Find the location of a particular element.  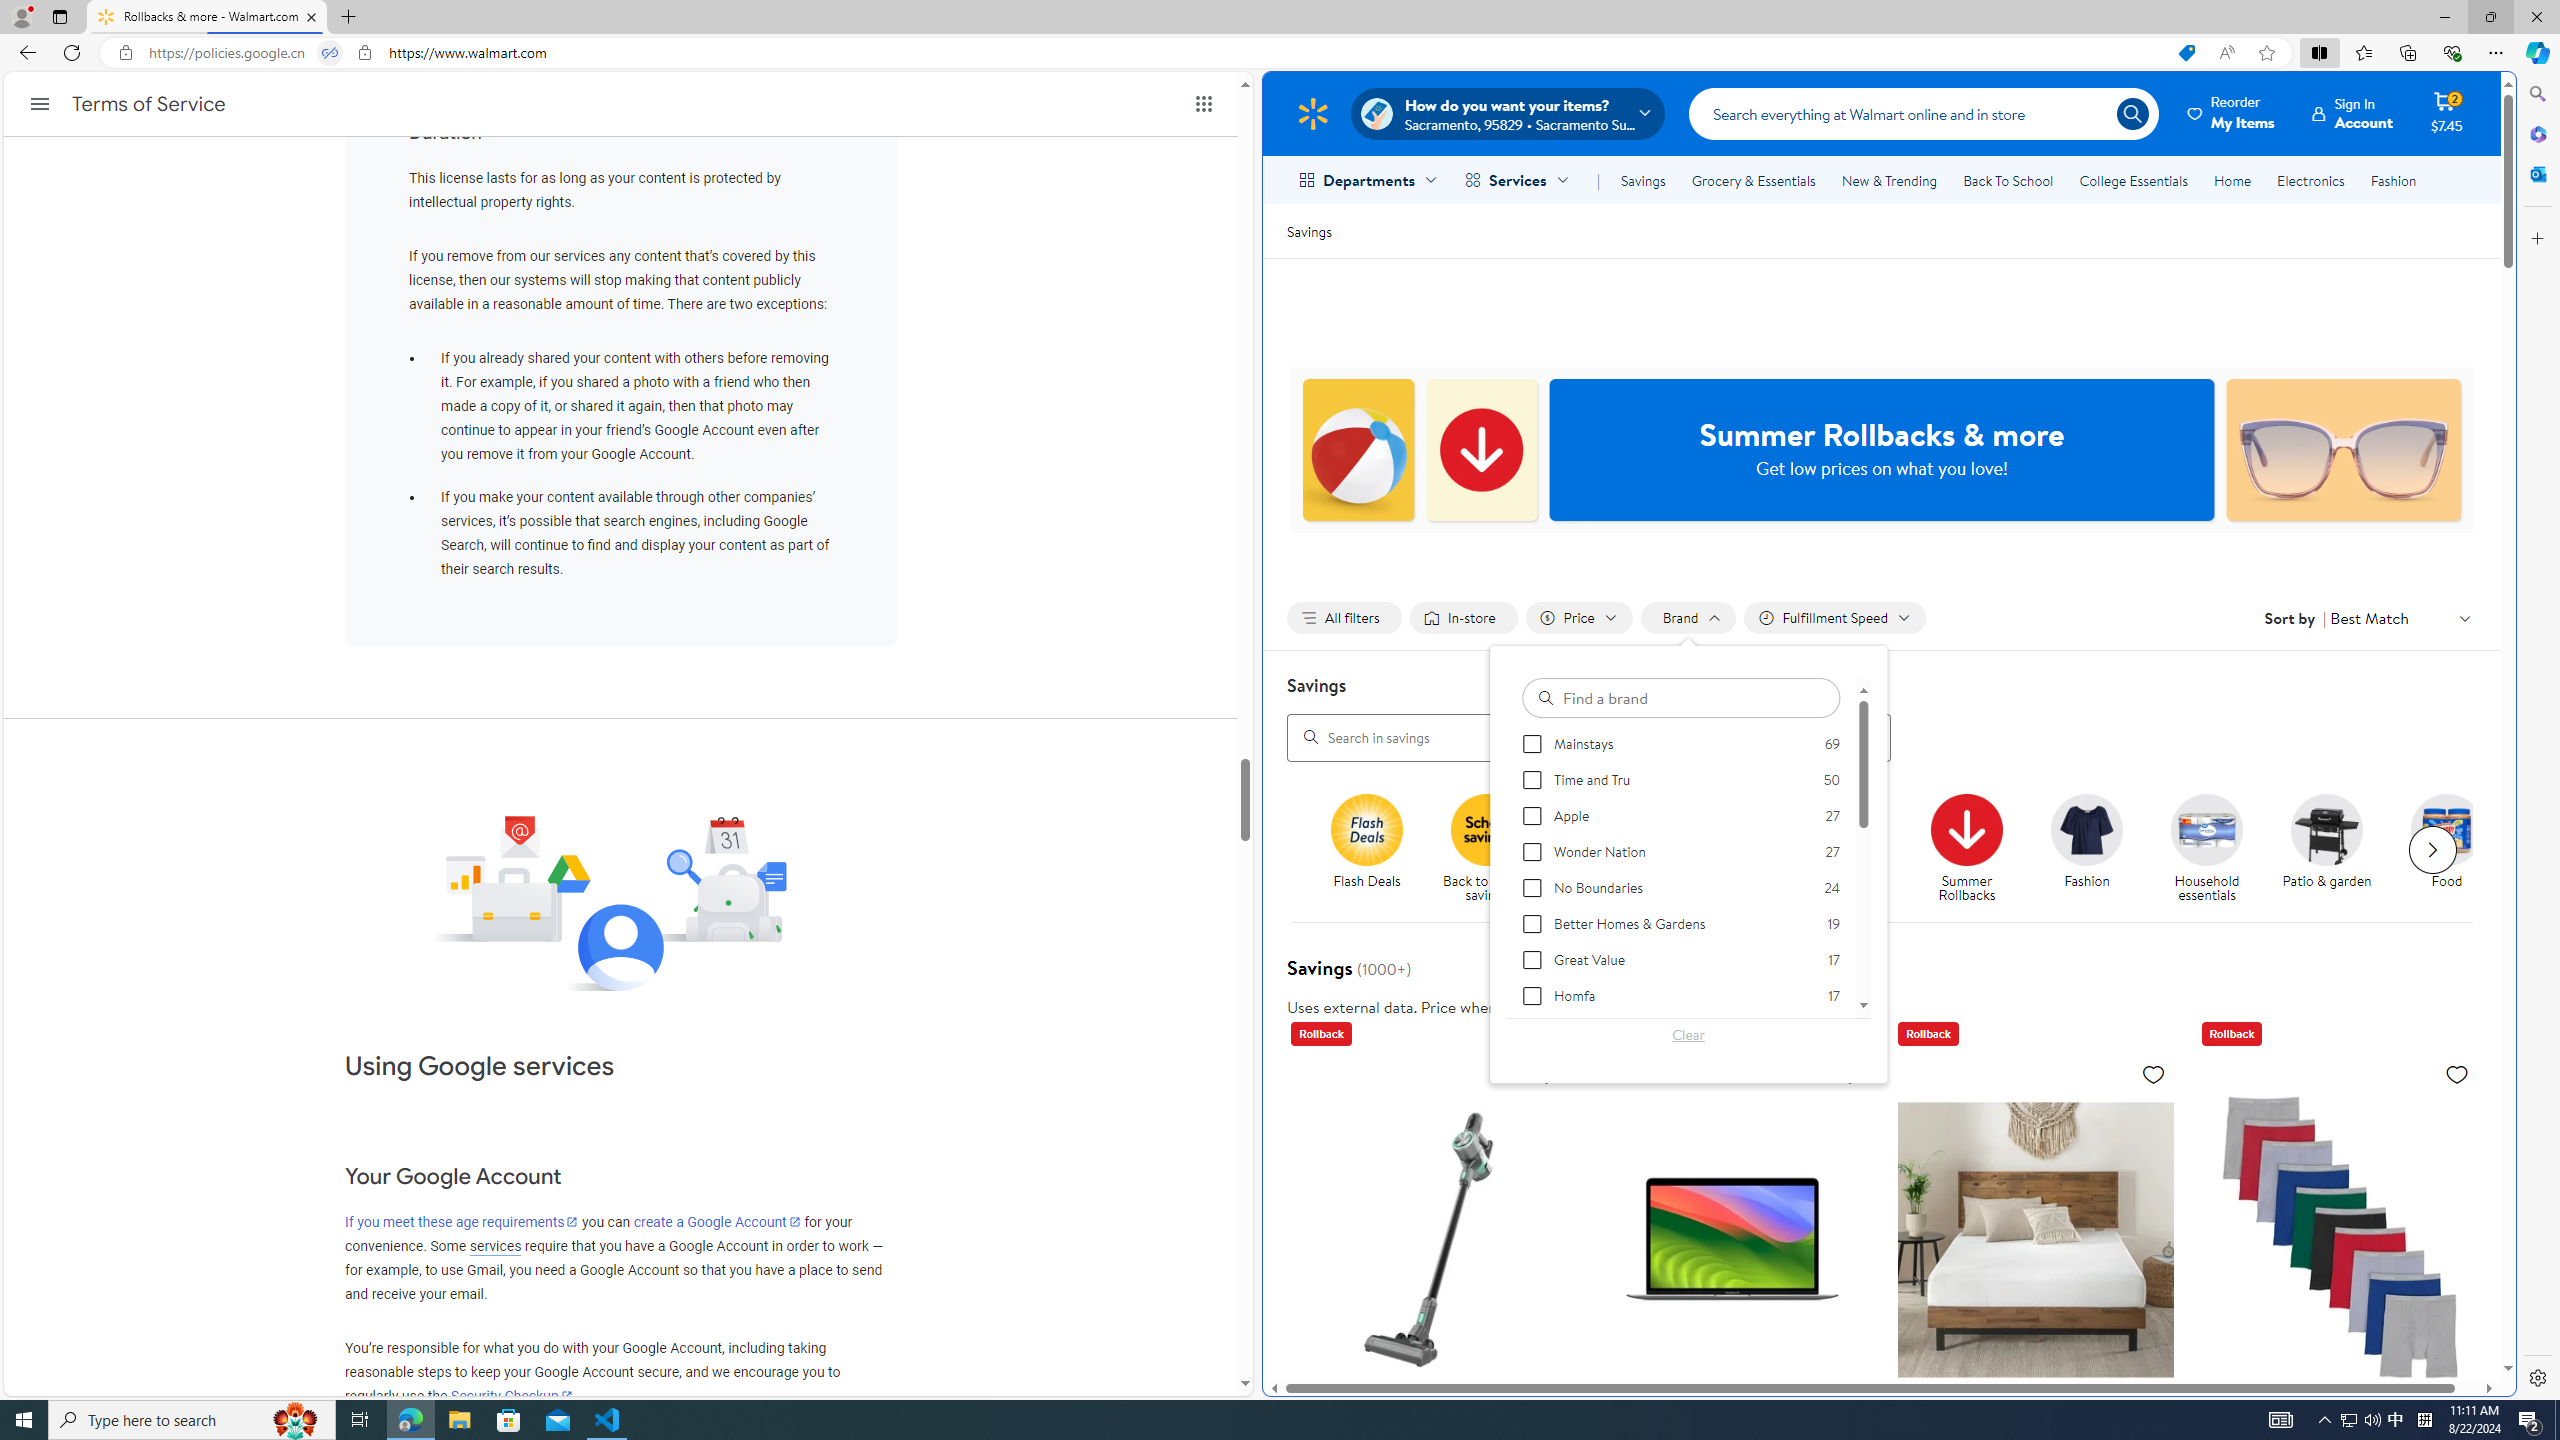

'Rollbacks & more - Walmart.com' is located at coordinates (207, 16).